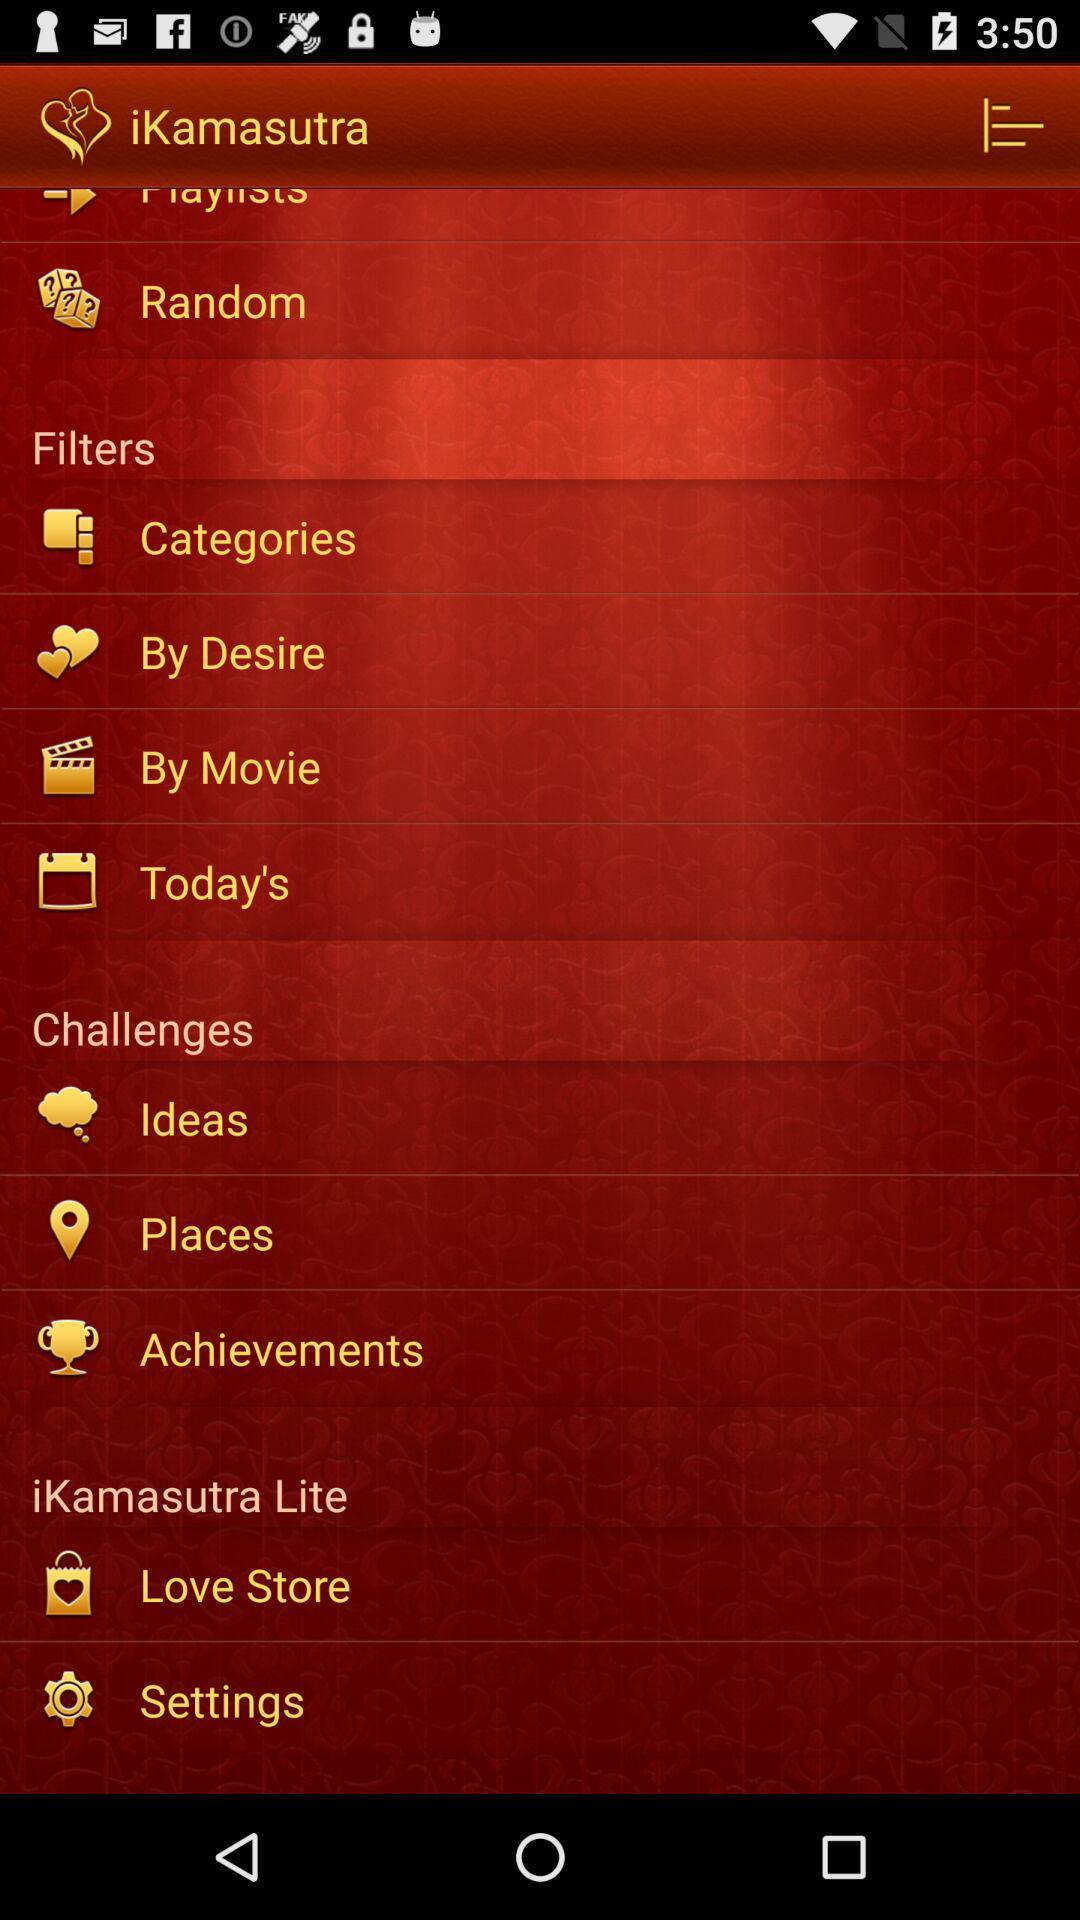 This screenshot has height=1920, width=1080. I want to click on icon above the challenges item, so click(595, 880).